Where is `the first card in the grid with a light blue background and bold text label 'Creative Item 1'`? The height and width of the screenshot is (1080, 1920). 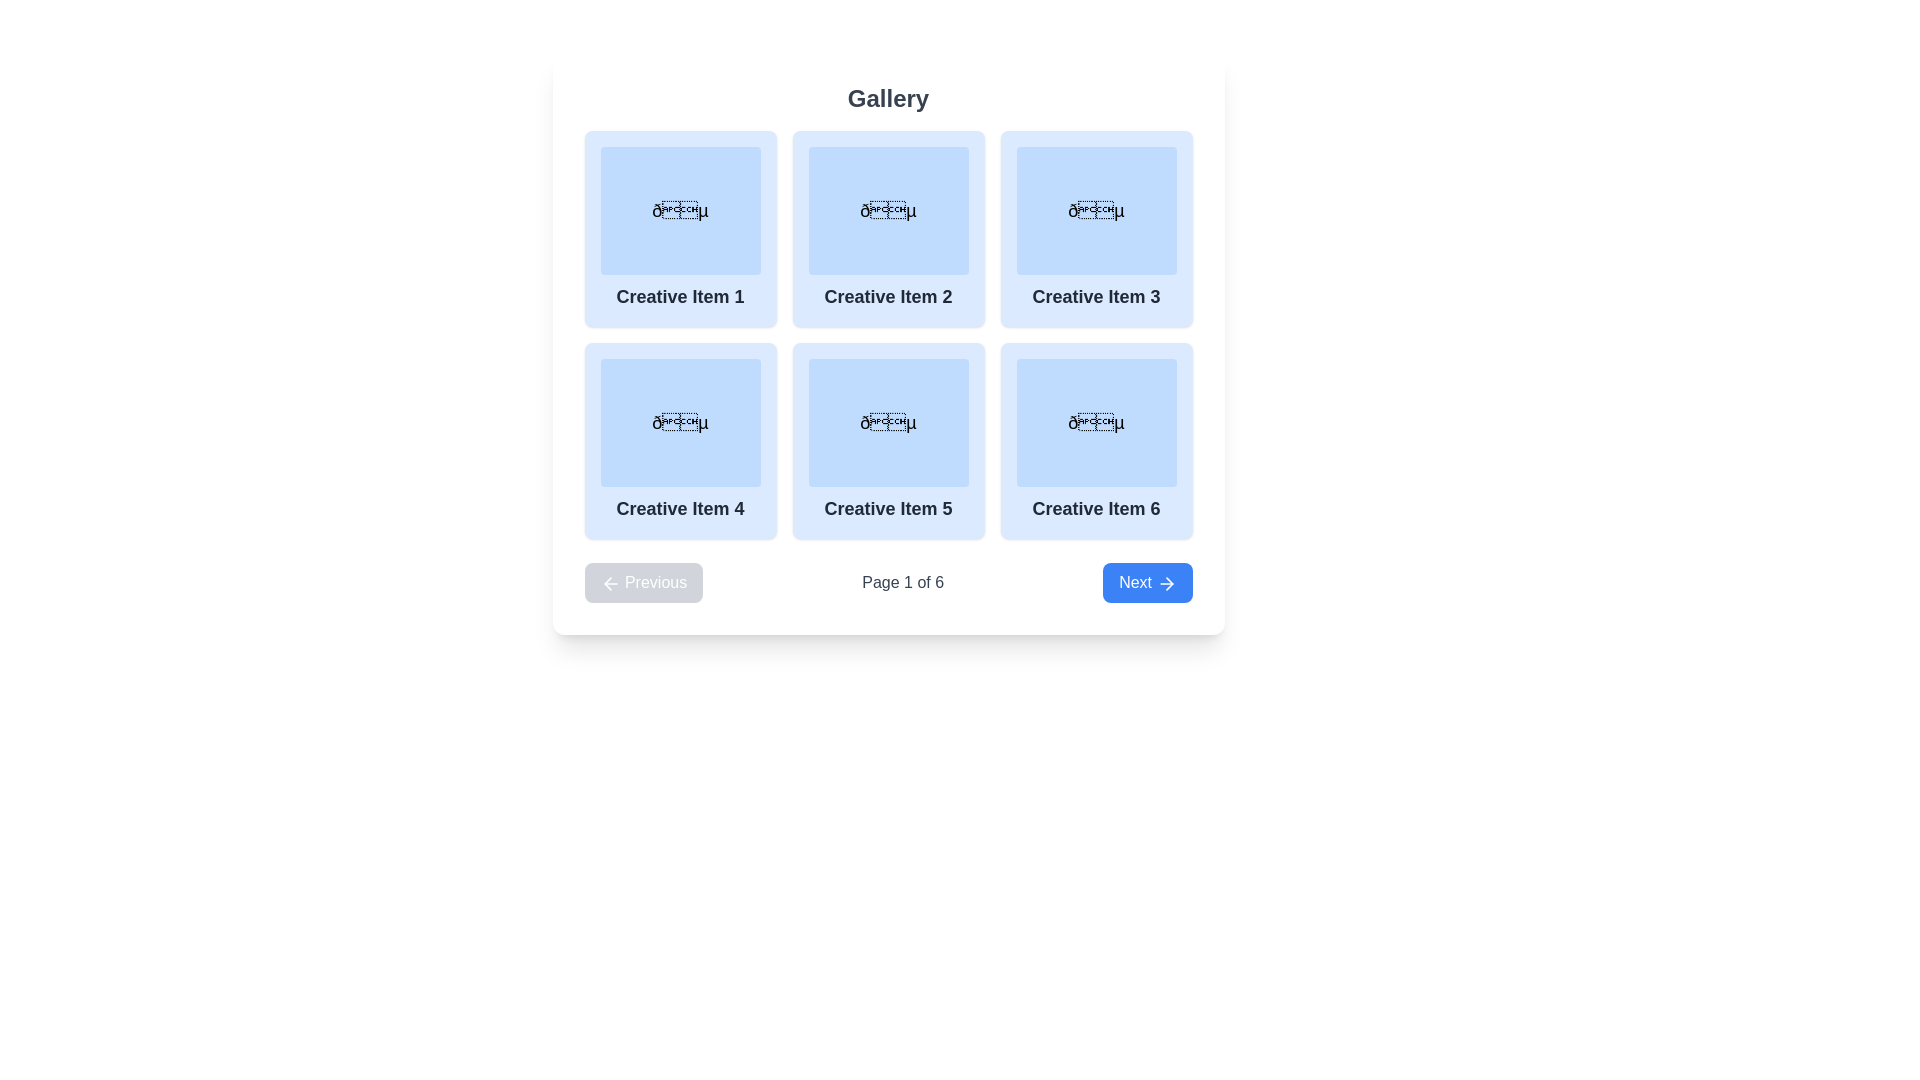 the first card in the grid with a light blue background and bold text label 'Creative Item 1' is located at coordinates (680, 227).